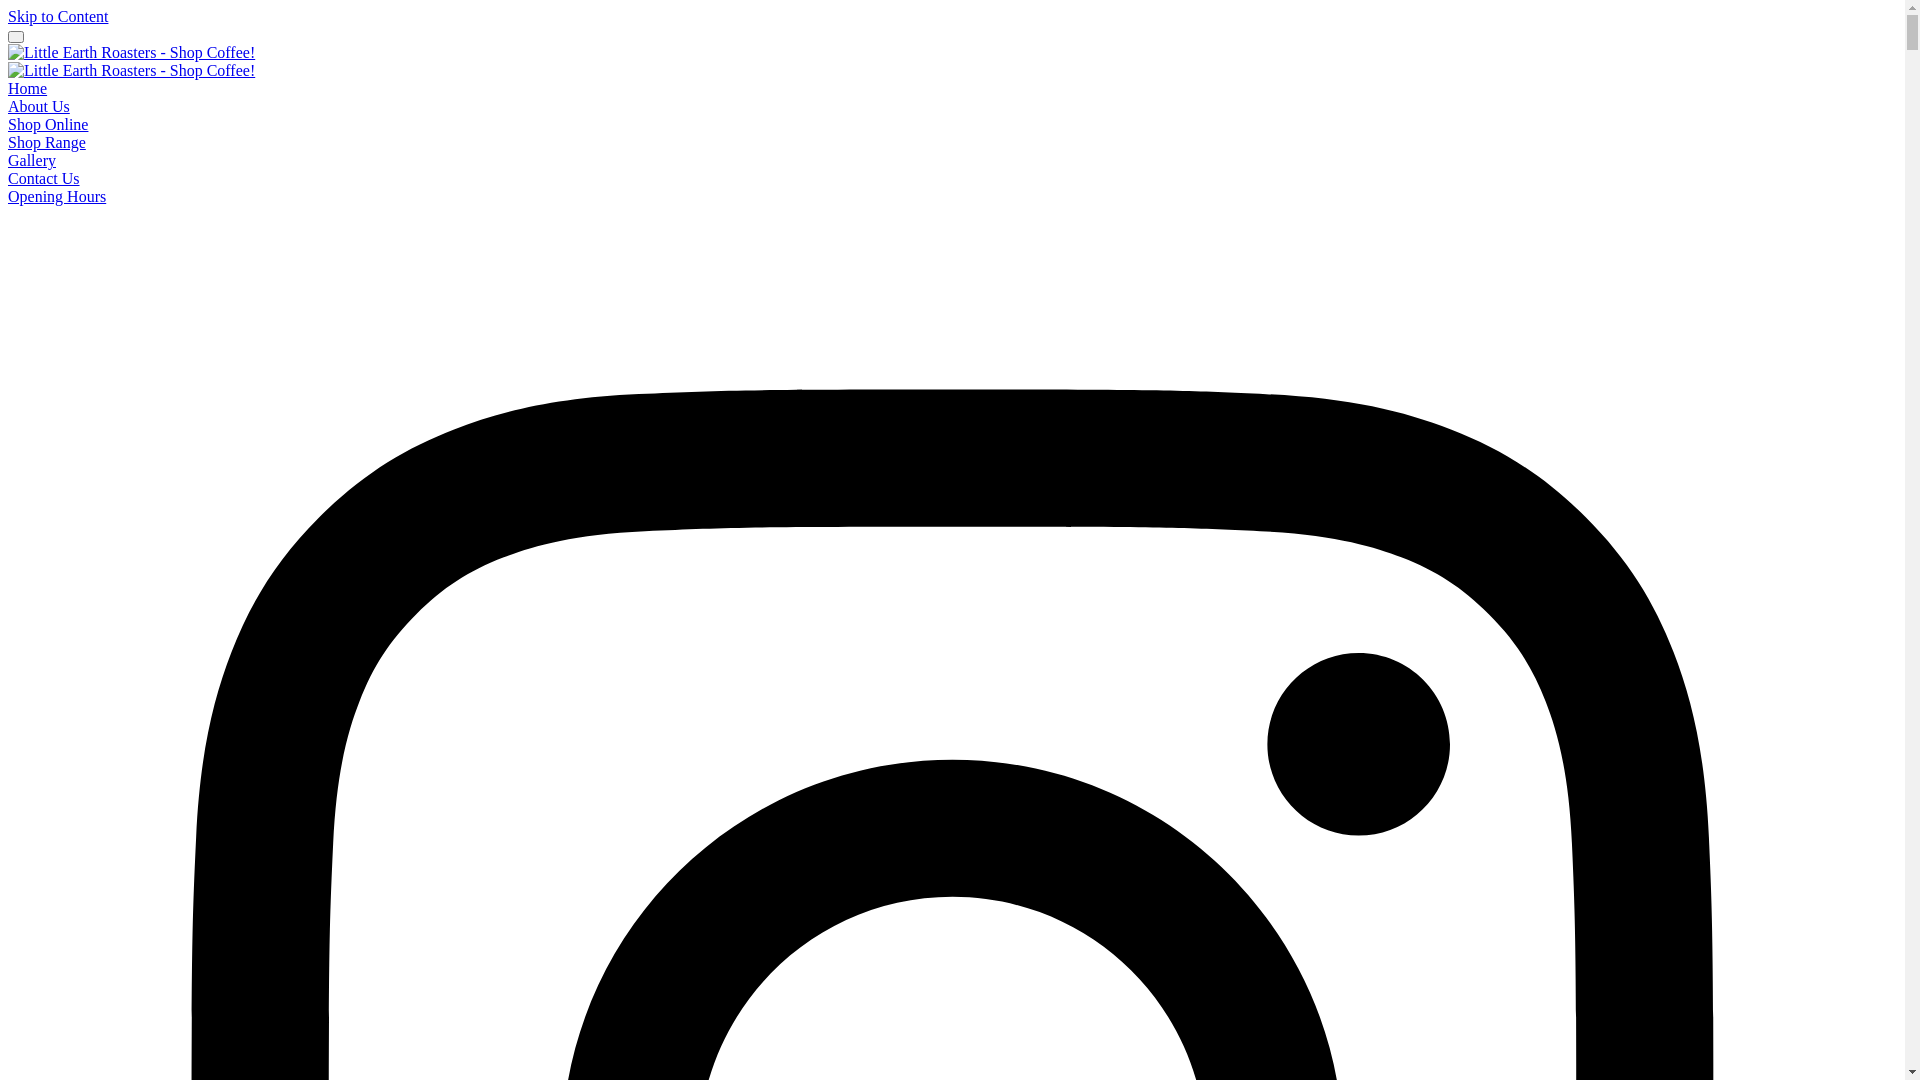 This screenshot has height=1080, width=1920. What do you see at coordinates (8, 177) in the screenshot?
I see `'Contact Us'` at bounding box center [8, 177].